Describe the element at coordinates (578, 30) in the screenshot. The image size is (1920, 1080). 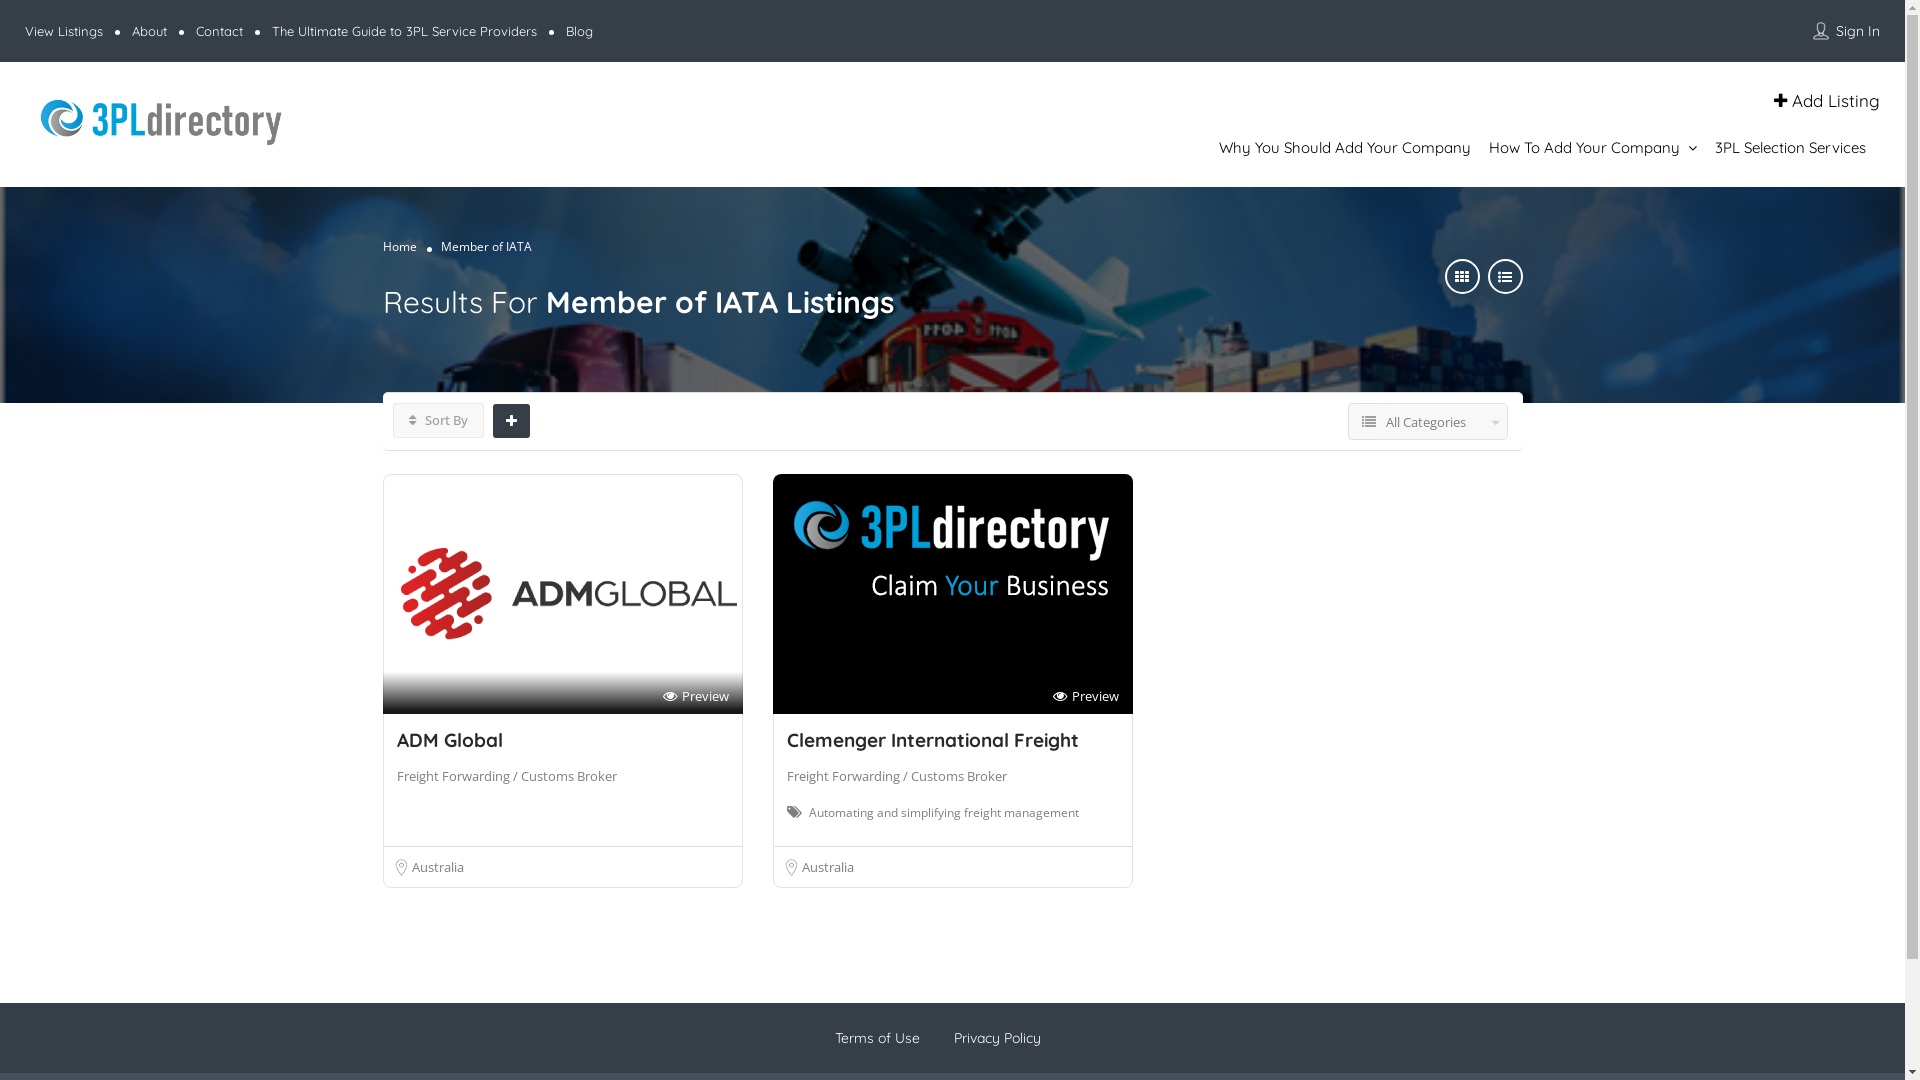
I see `'Blog'` at that location.